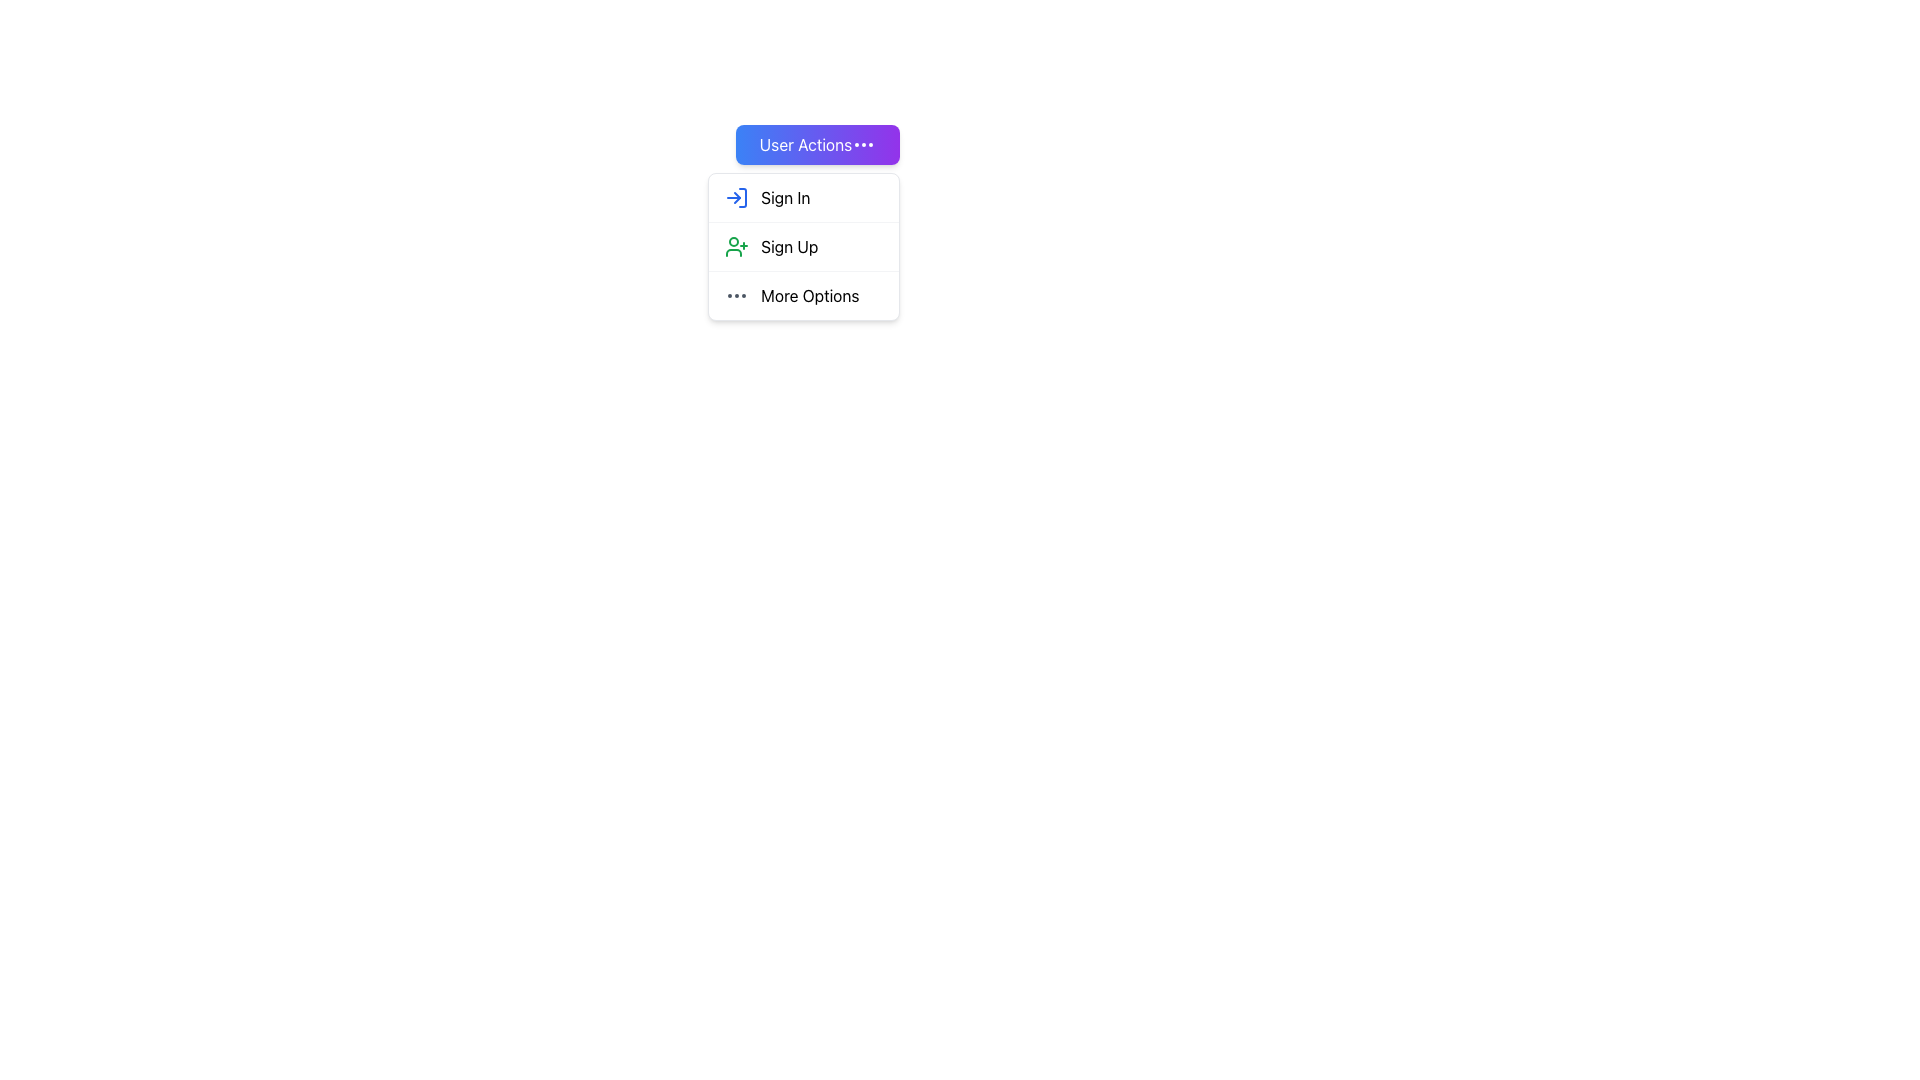 This screenshot has width=1920, height=1080. I want to click on the Dropdown Trigger Button with the text 'User Actions' and an ellipsis icon, so click(817, 144).